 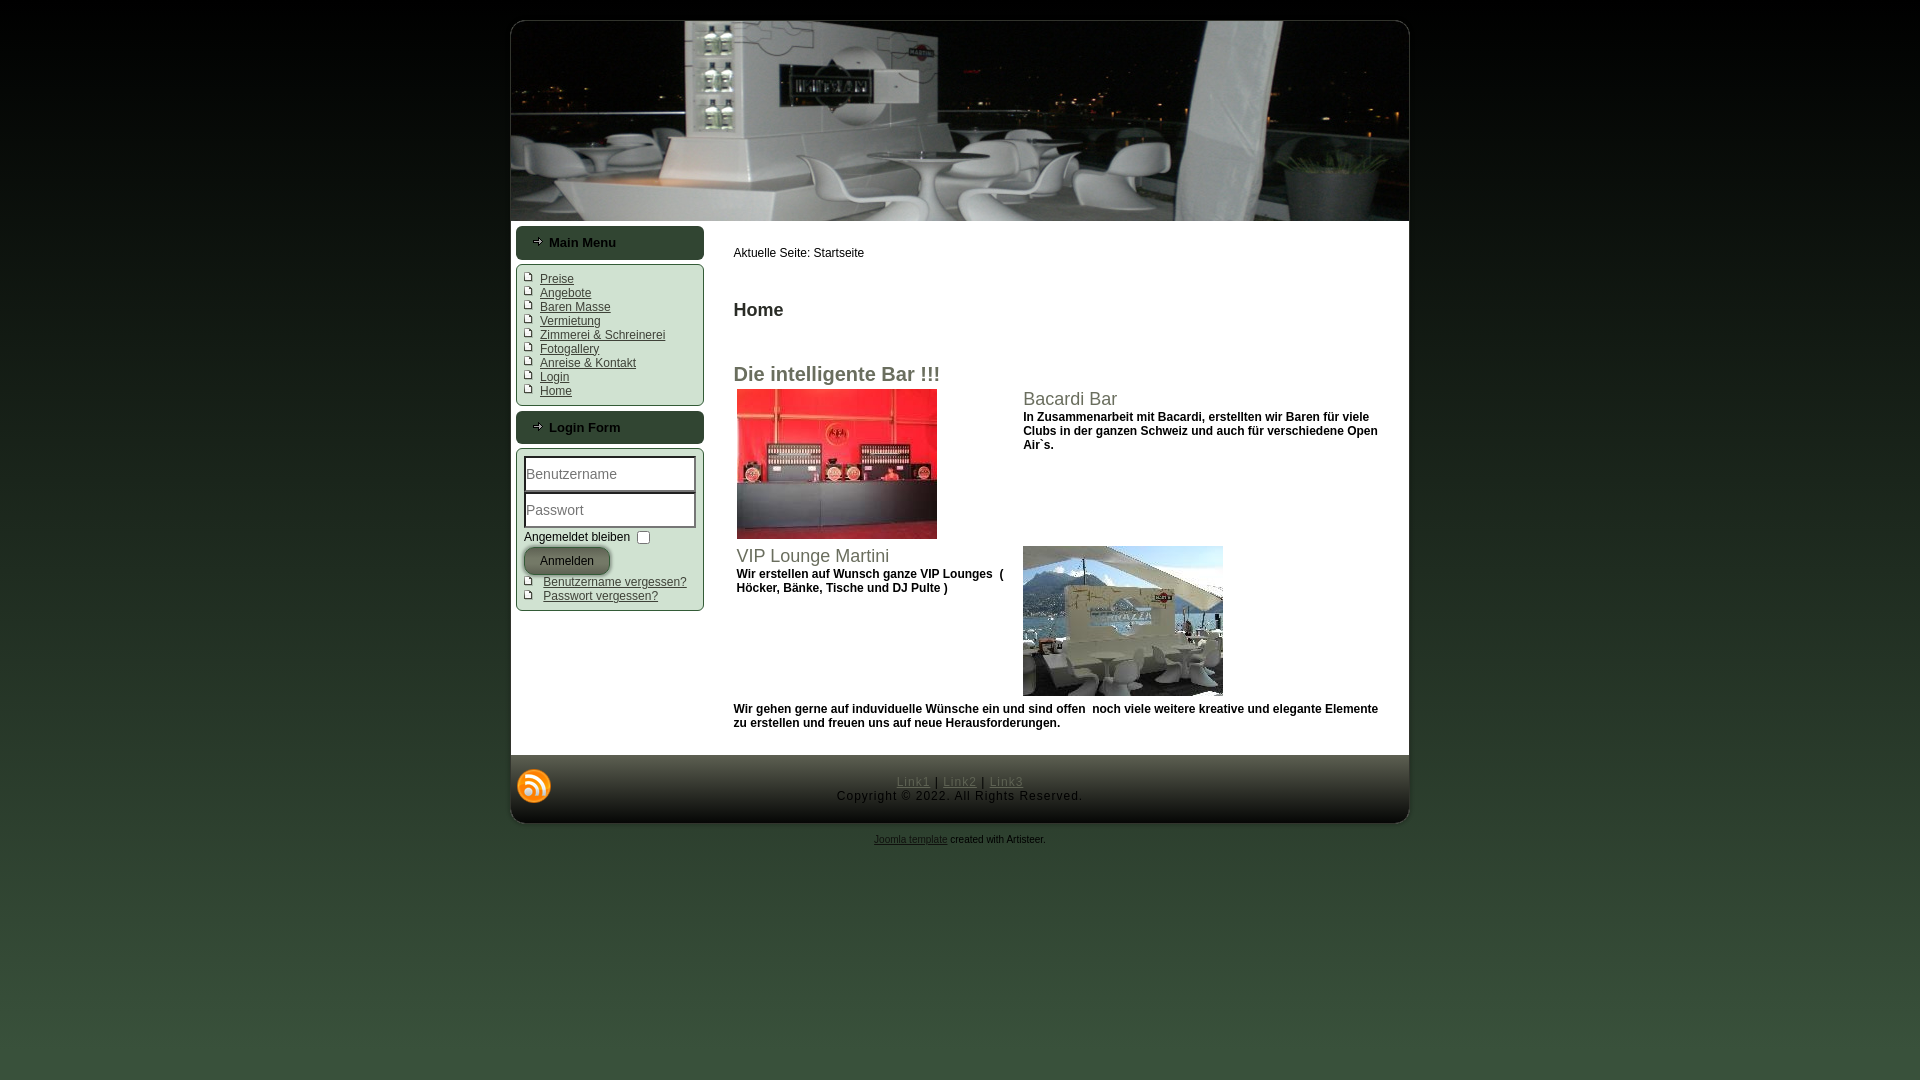 I want to click on 'Anreise & Kontakt', so click(x=587, y=362).